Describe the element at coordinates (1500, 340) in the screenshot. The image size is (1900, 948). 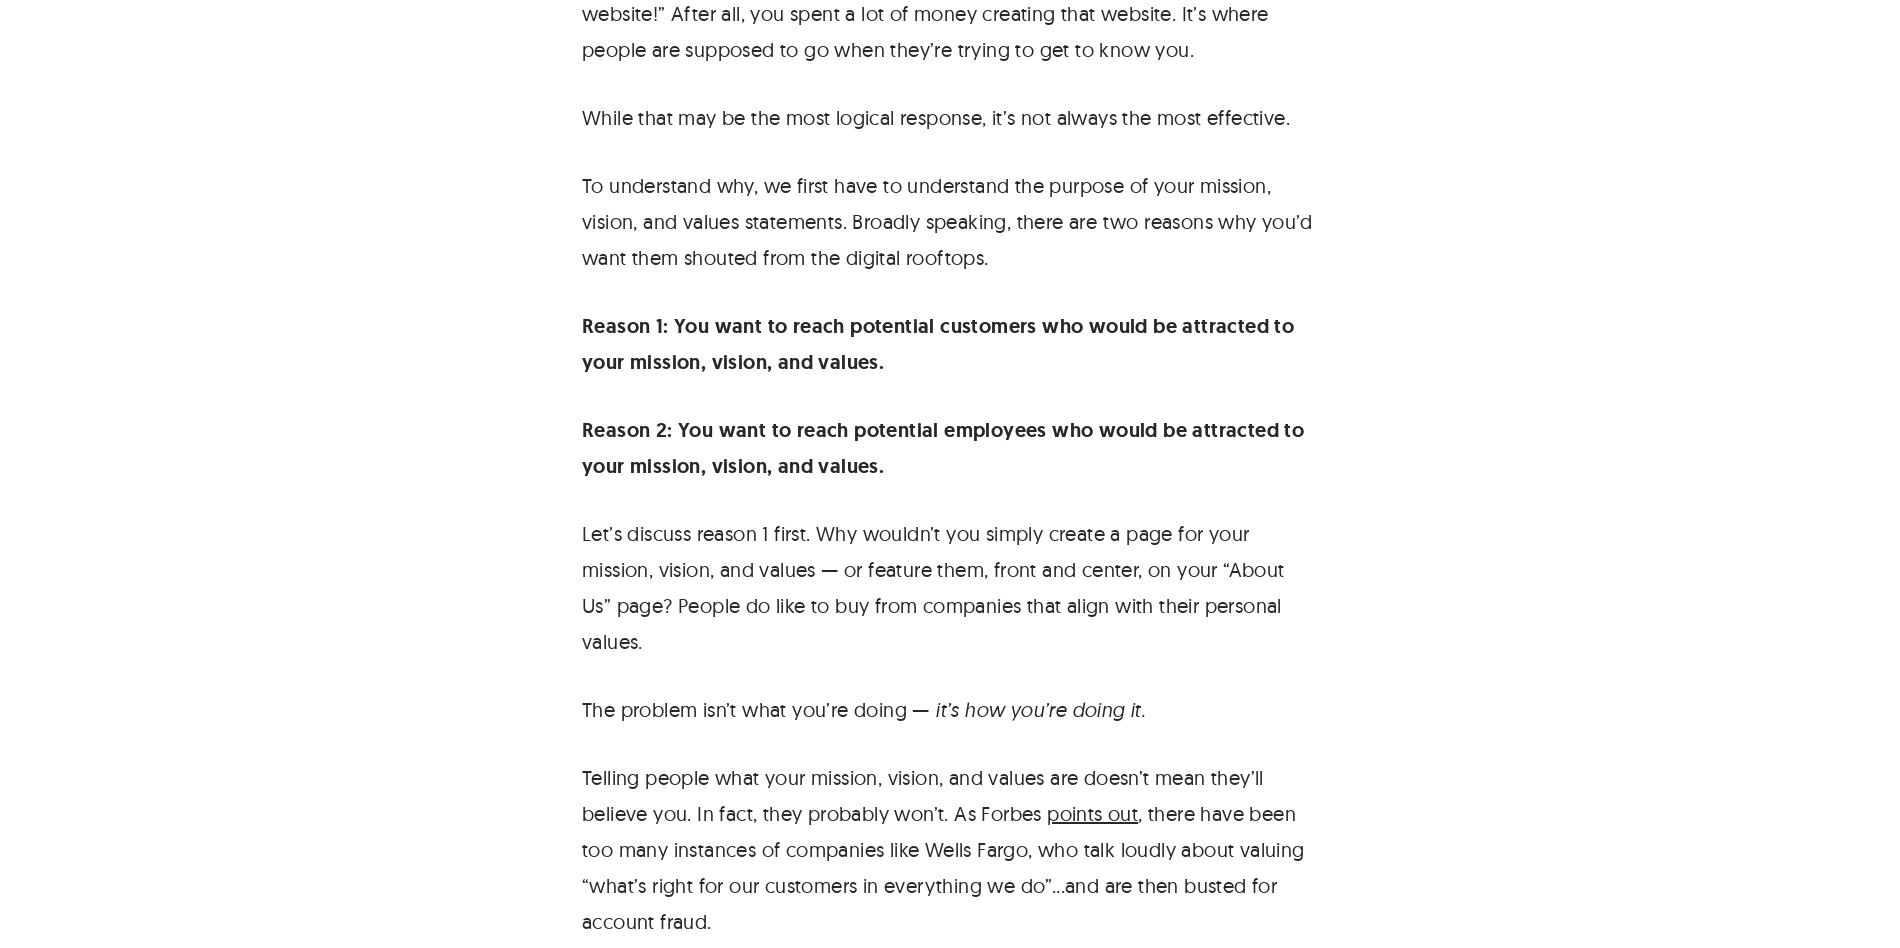
I see `'© 1999 – 2023 Viget Labs, LLC.'` at that location.